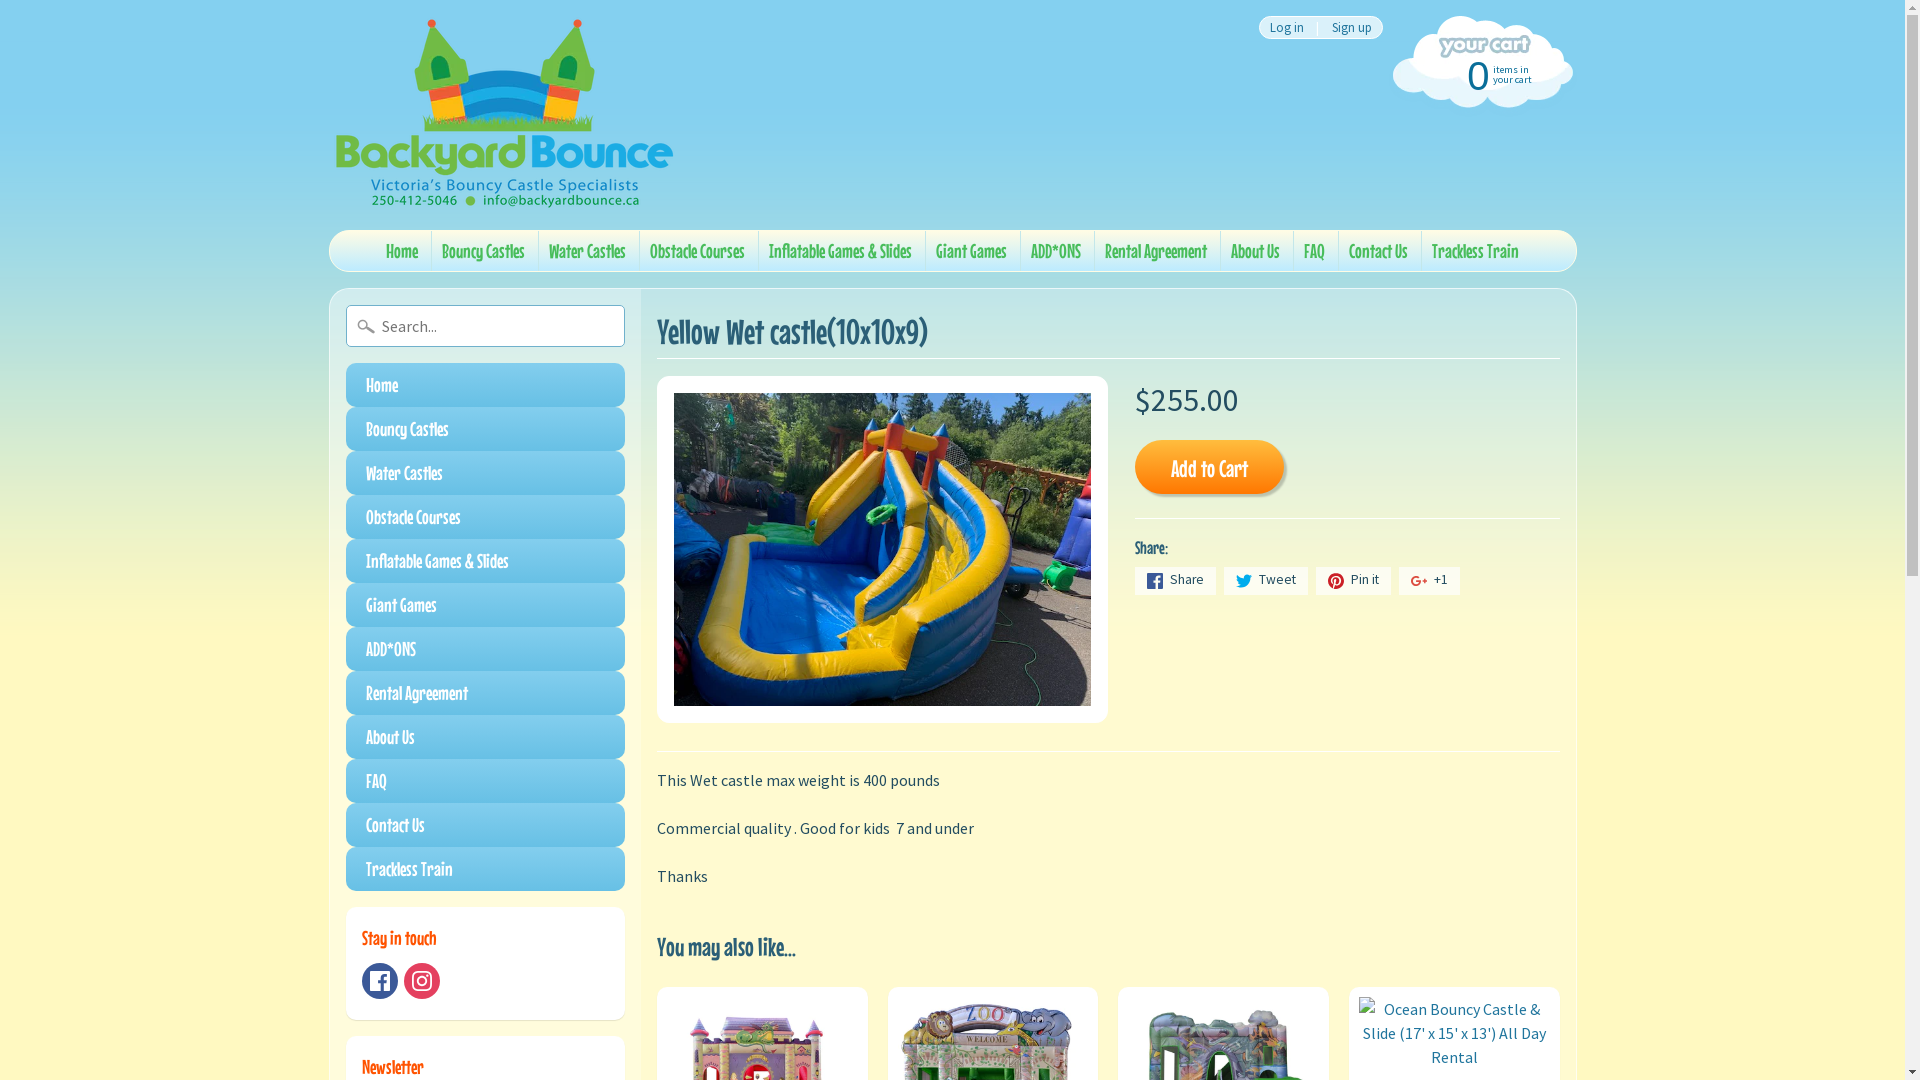 This screenshot has width=1920, height=1080. What do you see at coordinates (586, 249) in the screenshot?
I see `'Water Castles'` at bounding box center [586, 249].